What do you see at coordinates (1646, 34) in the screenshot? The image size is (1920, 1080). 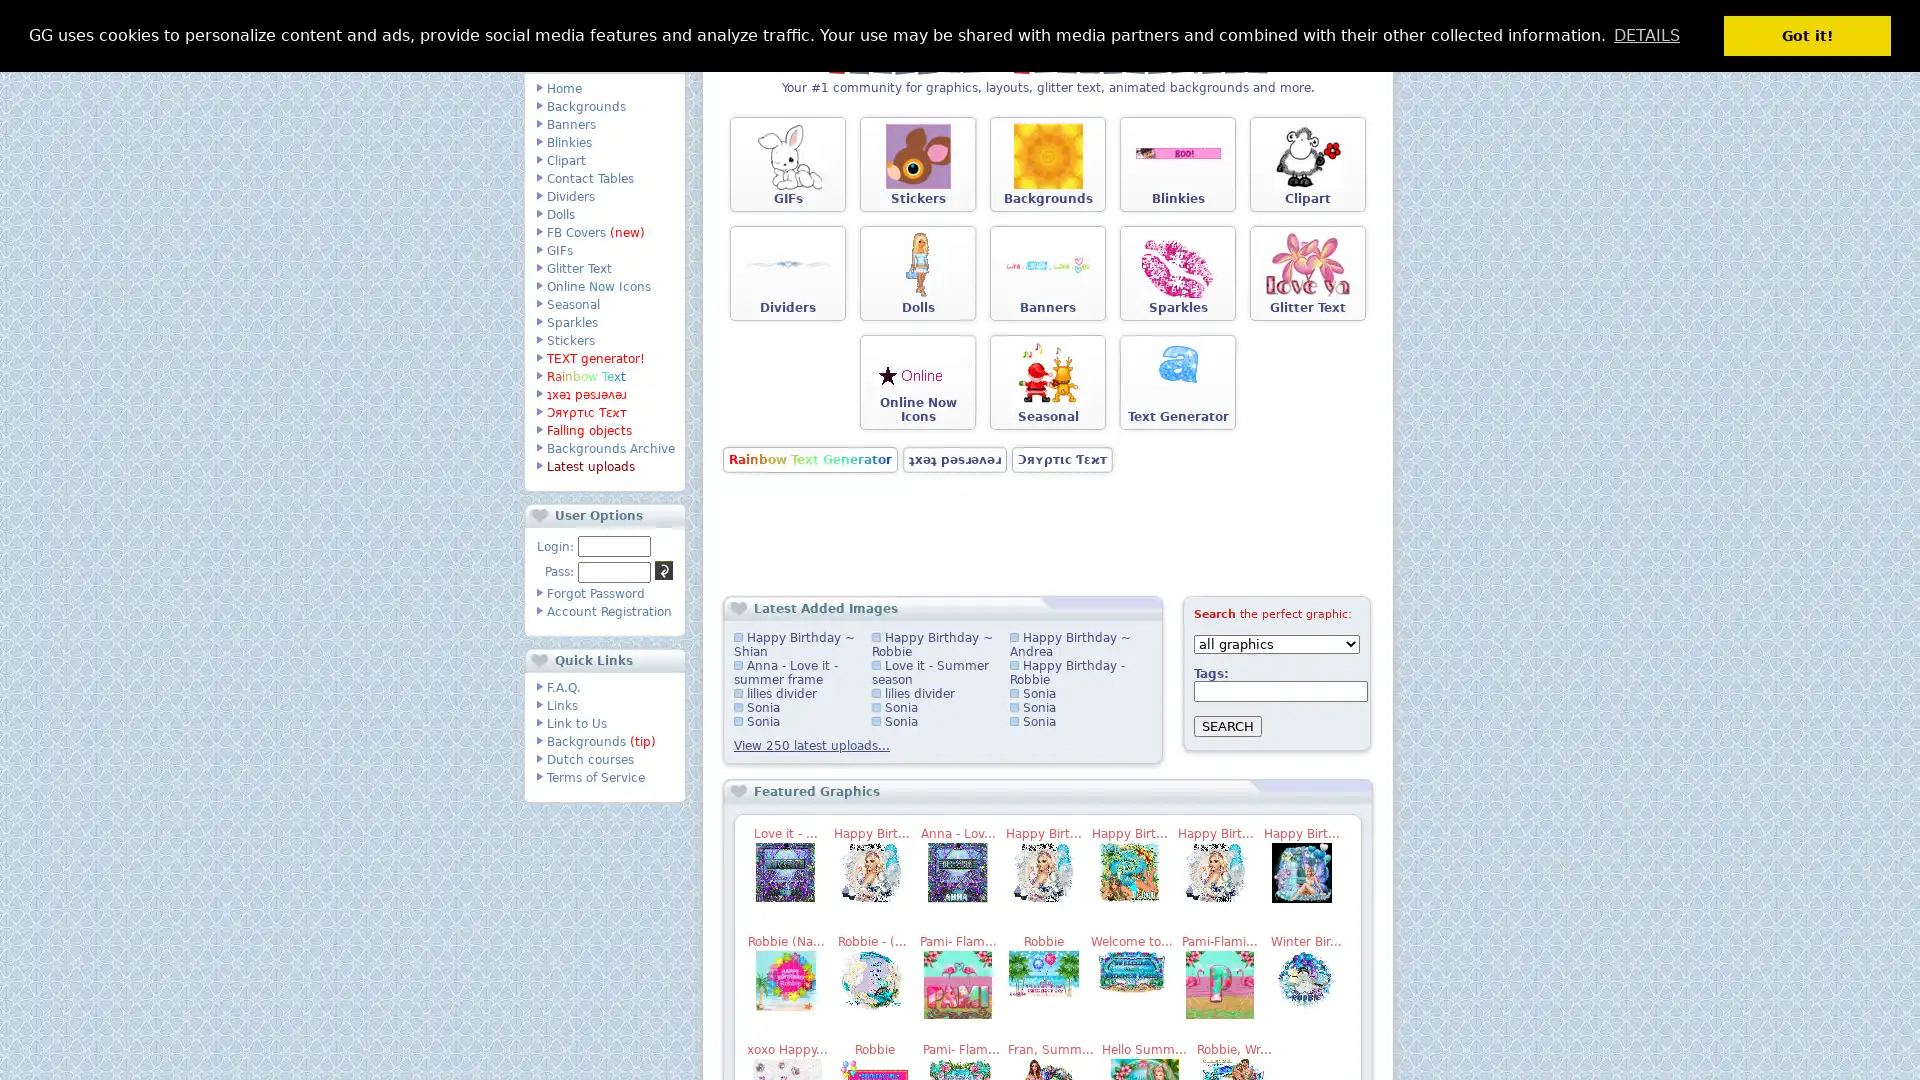 I see `learn more about cookies` at bounding box center [1646, 34].